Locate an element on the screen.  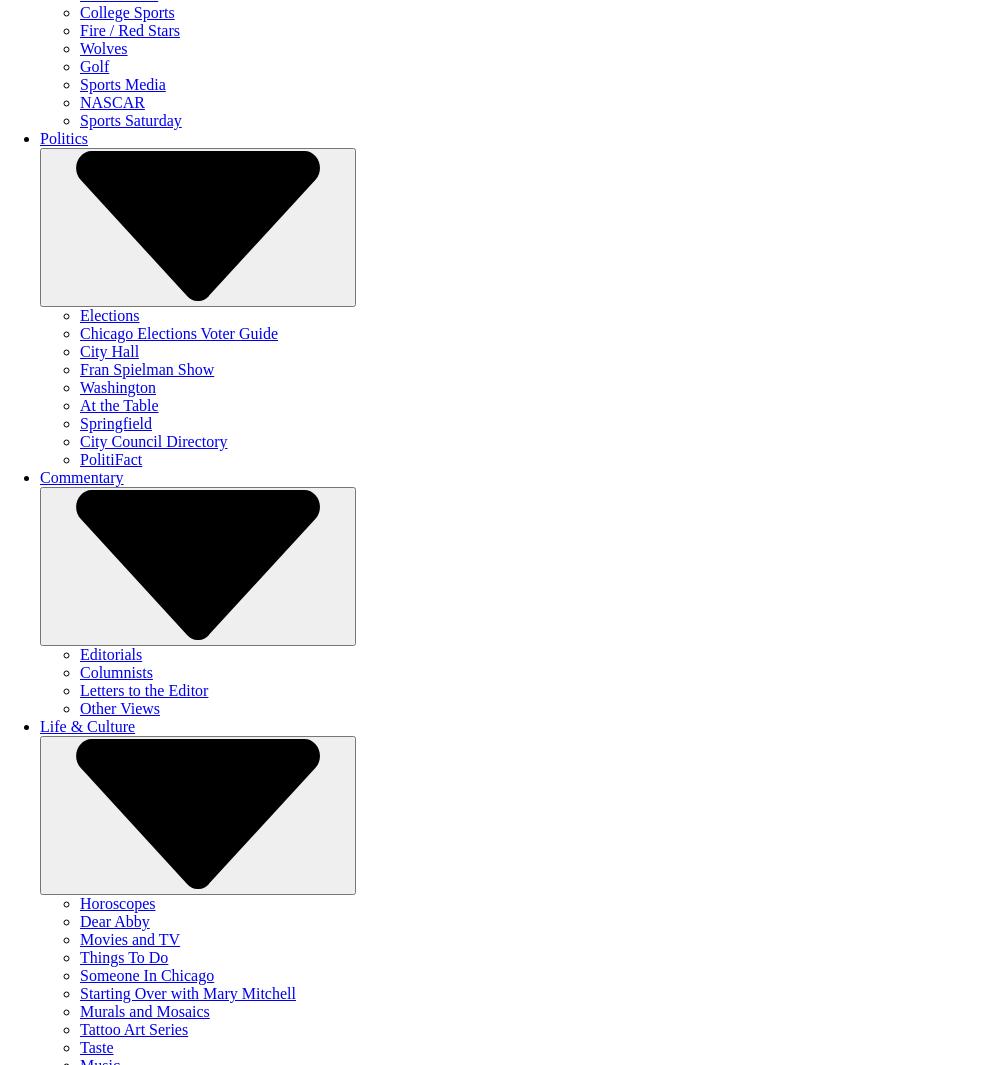
'Taste' is located at coordinates (95, 1047).